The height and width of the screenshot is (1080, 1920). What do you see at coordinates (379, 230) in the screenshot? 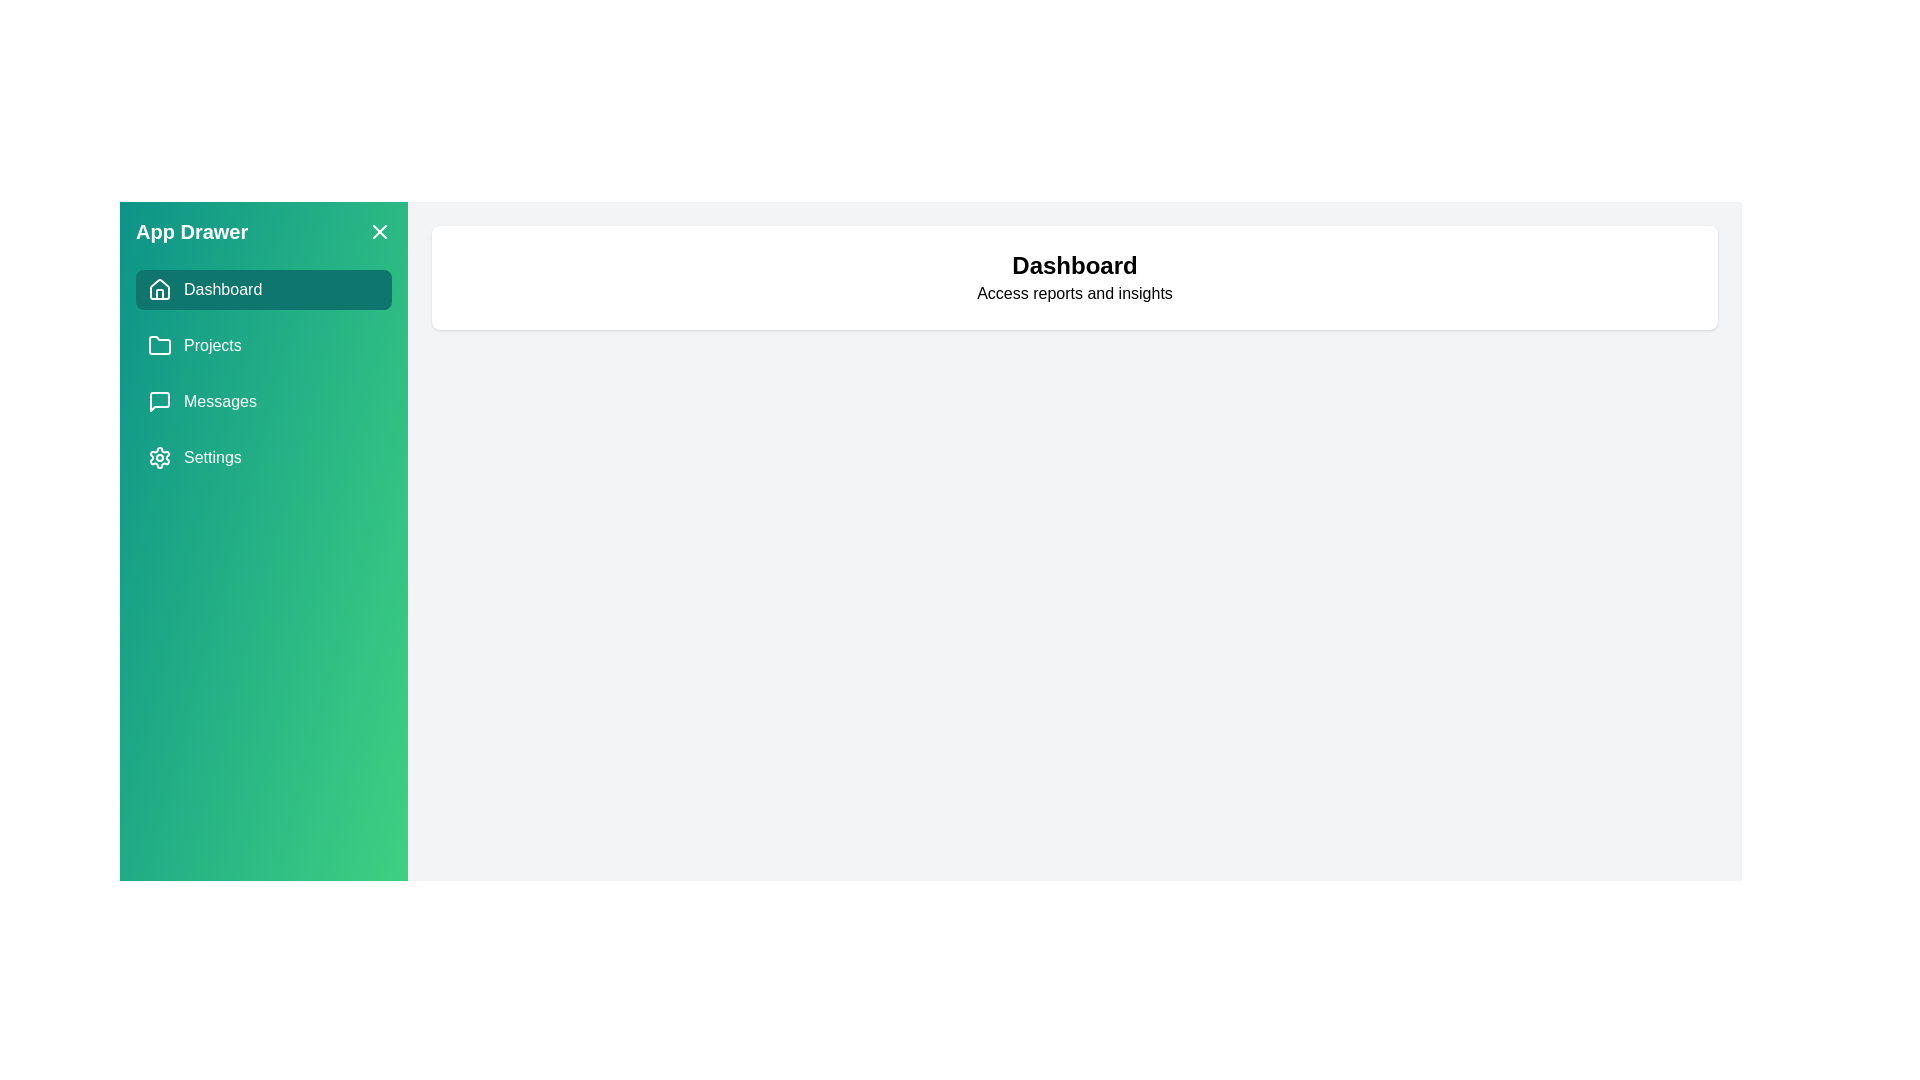
I see `the close button in the drawer to close it` at bounding box center [379, 230].